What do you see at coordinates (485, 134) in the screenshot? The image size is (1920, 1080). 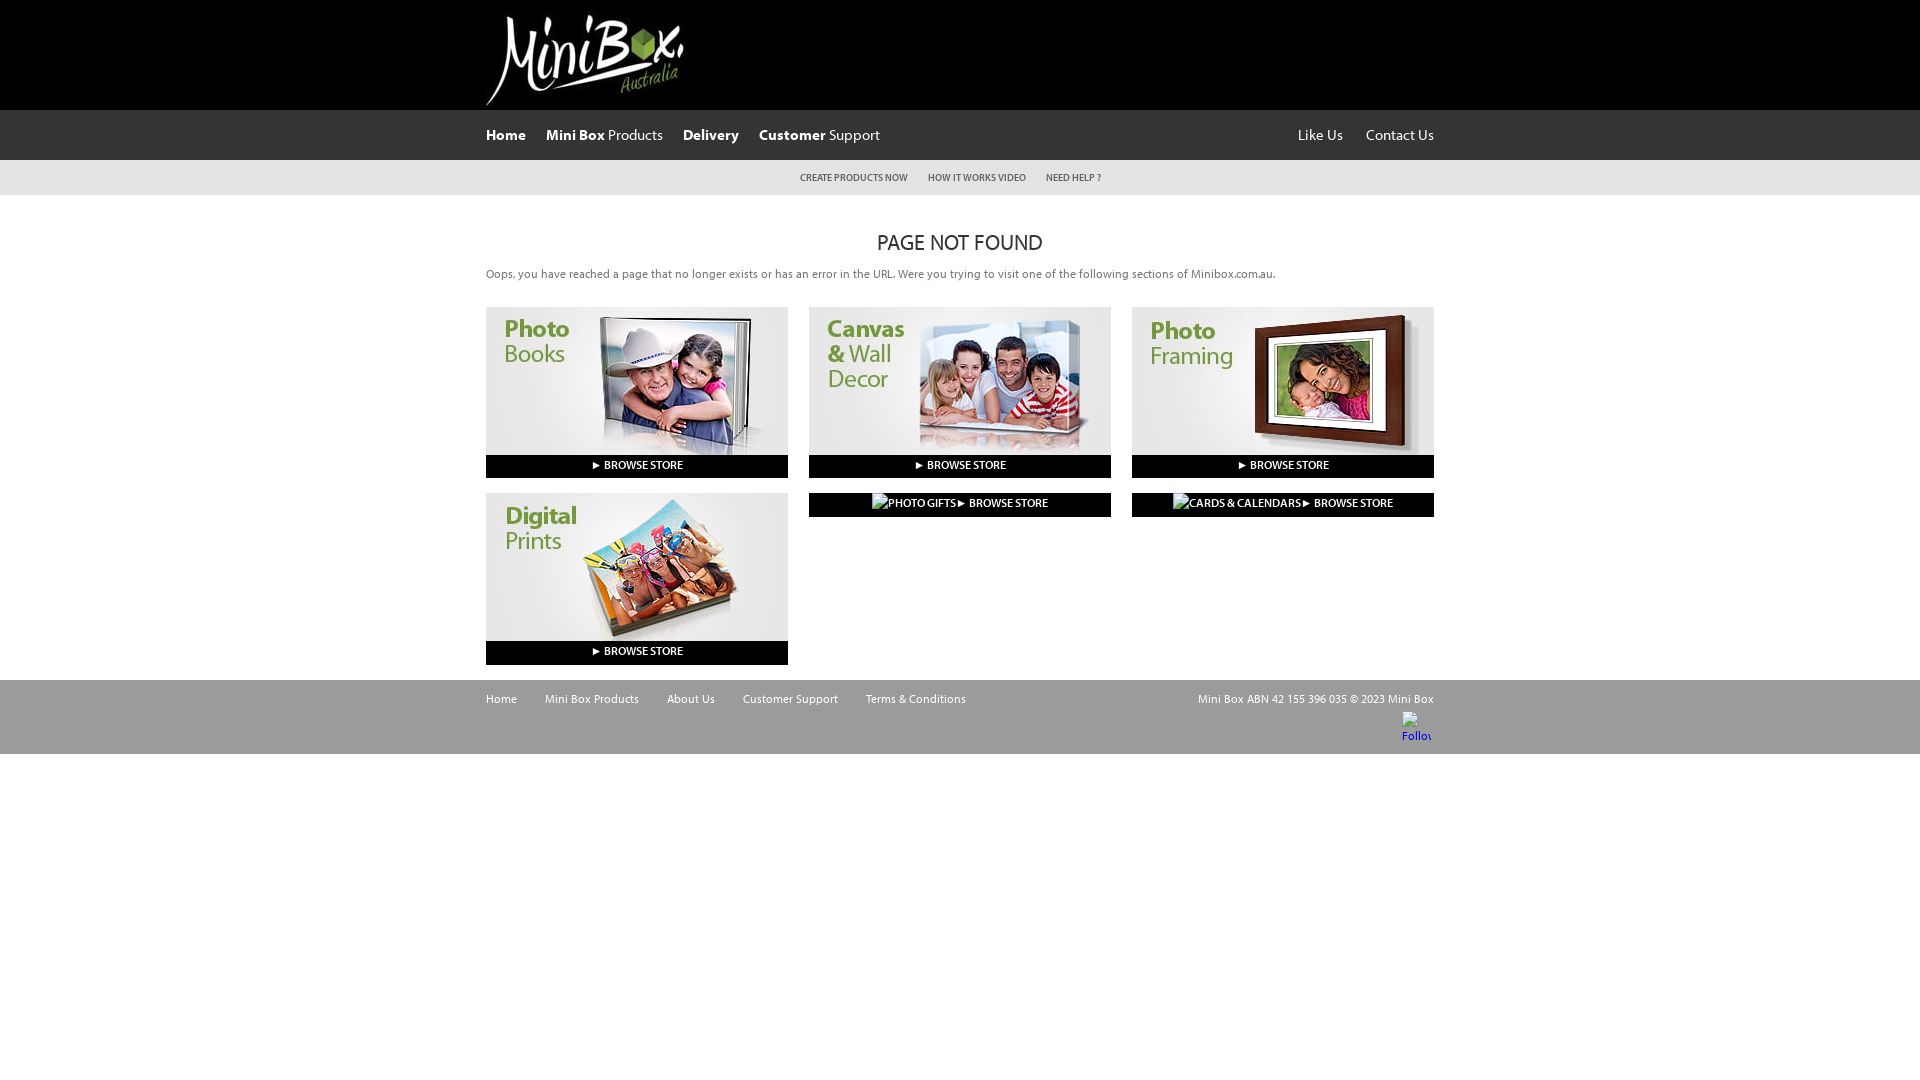 I see `'Home'` at bounding box center [485, 134].